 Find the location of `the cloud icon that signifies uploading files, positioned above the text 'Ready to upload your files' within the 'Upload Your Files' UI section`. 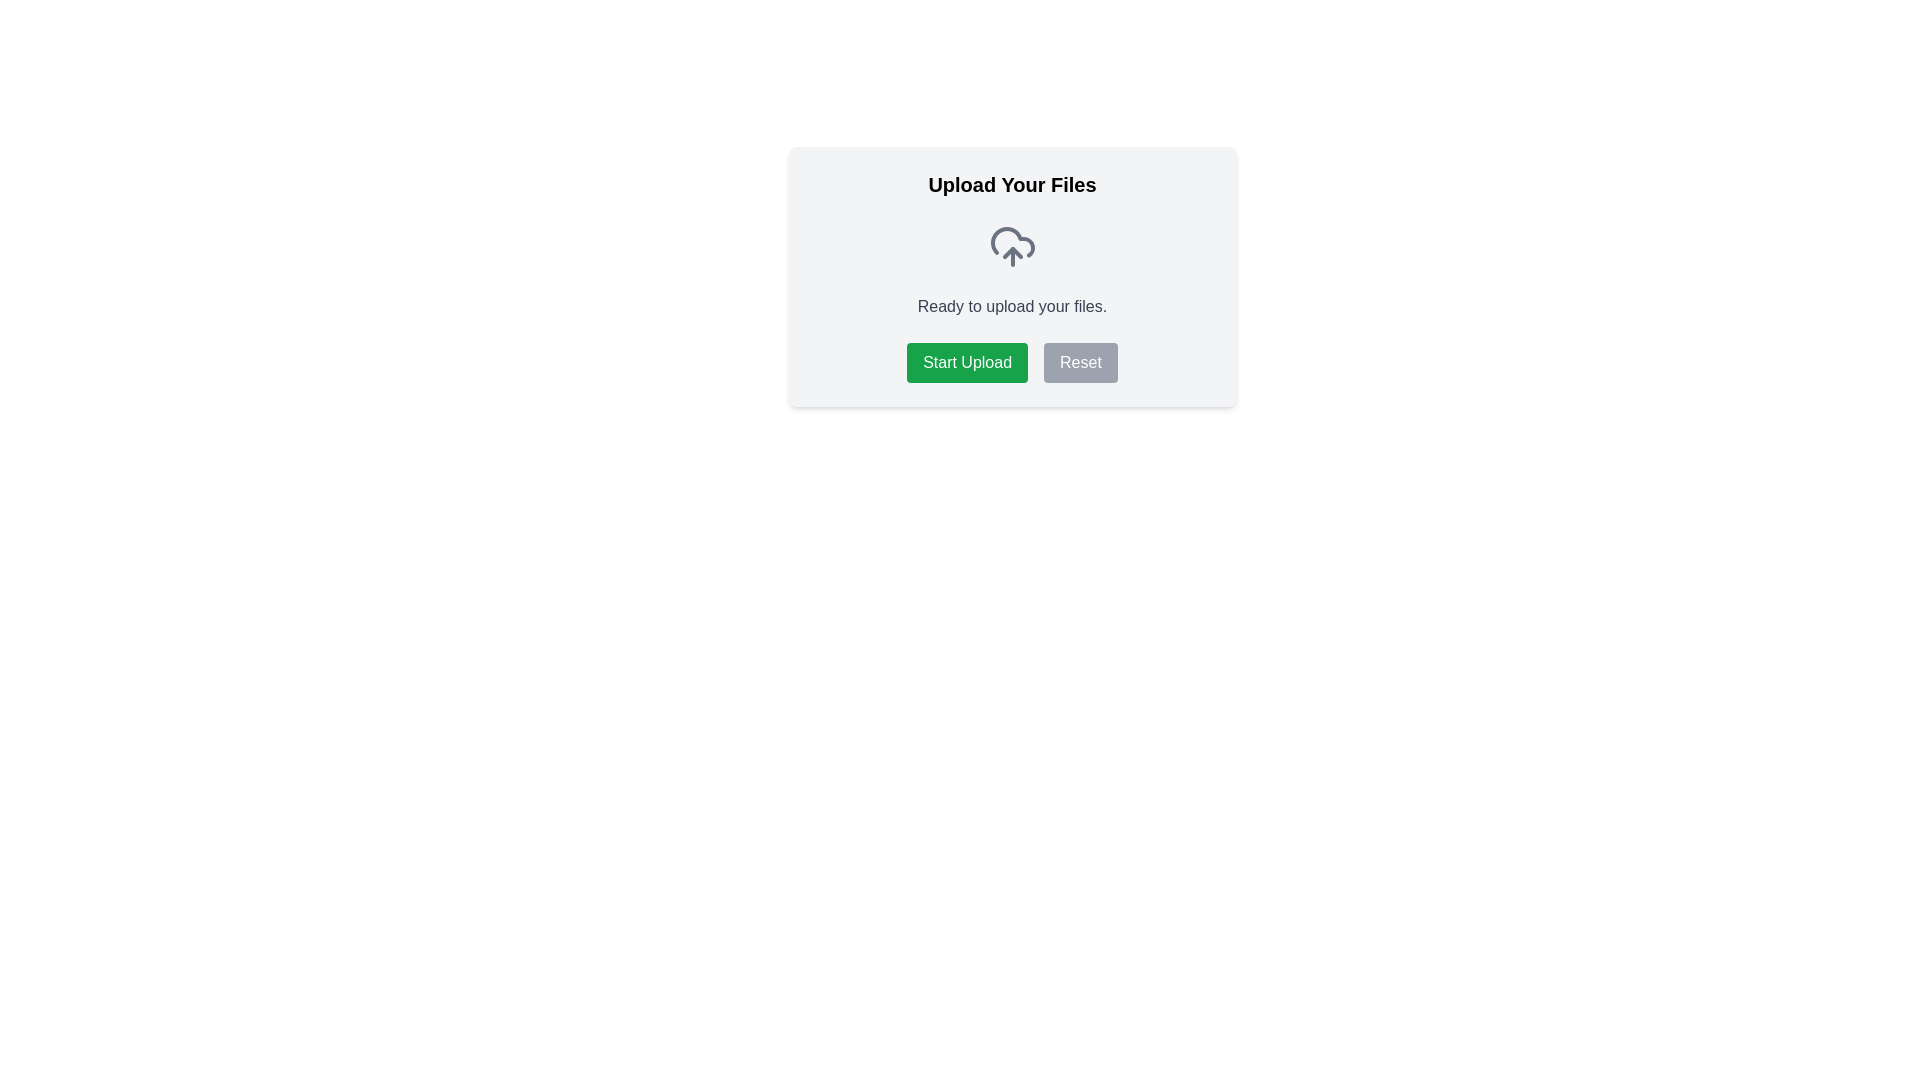

the cloud icon that signifies uploading files, positioned above the text 'Ready to upload your files' within the 'Upload Your Files' UI section is located at coordinates (1012, 241).